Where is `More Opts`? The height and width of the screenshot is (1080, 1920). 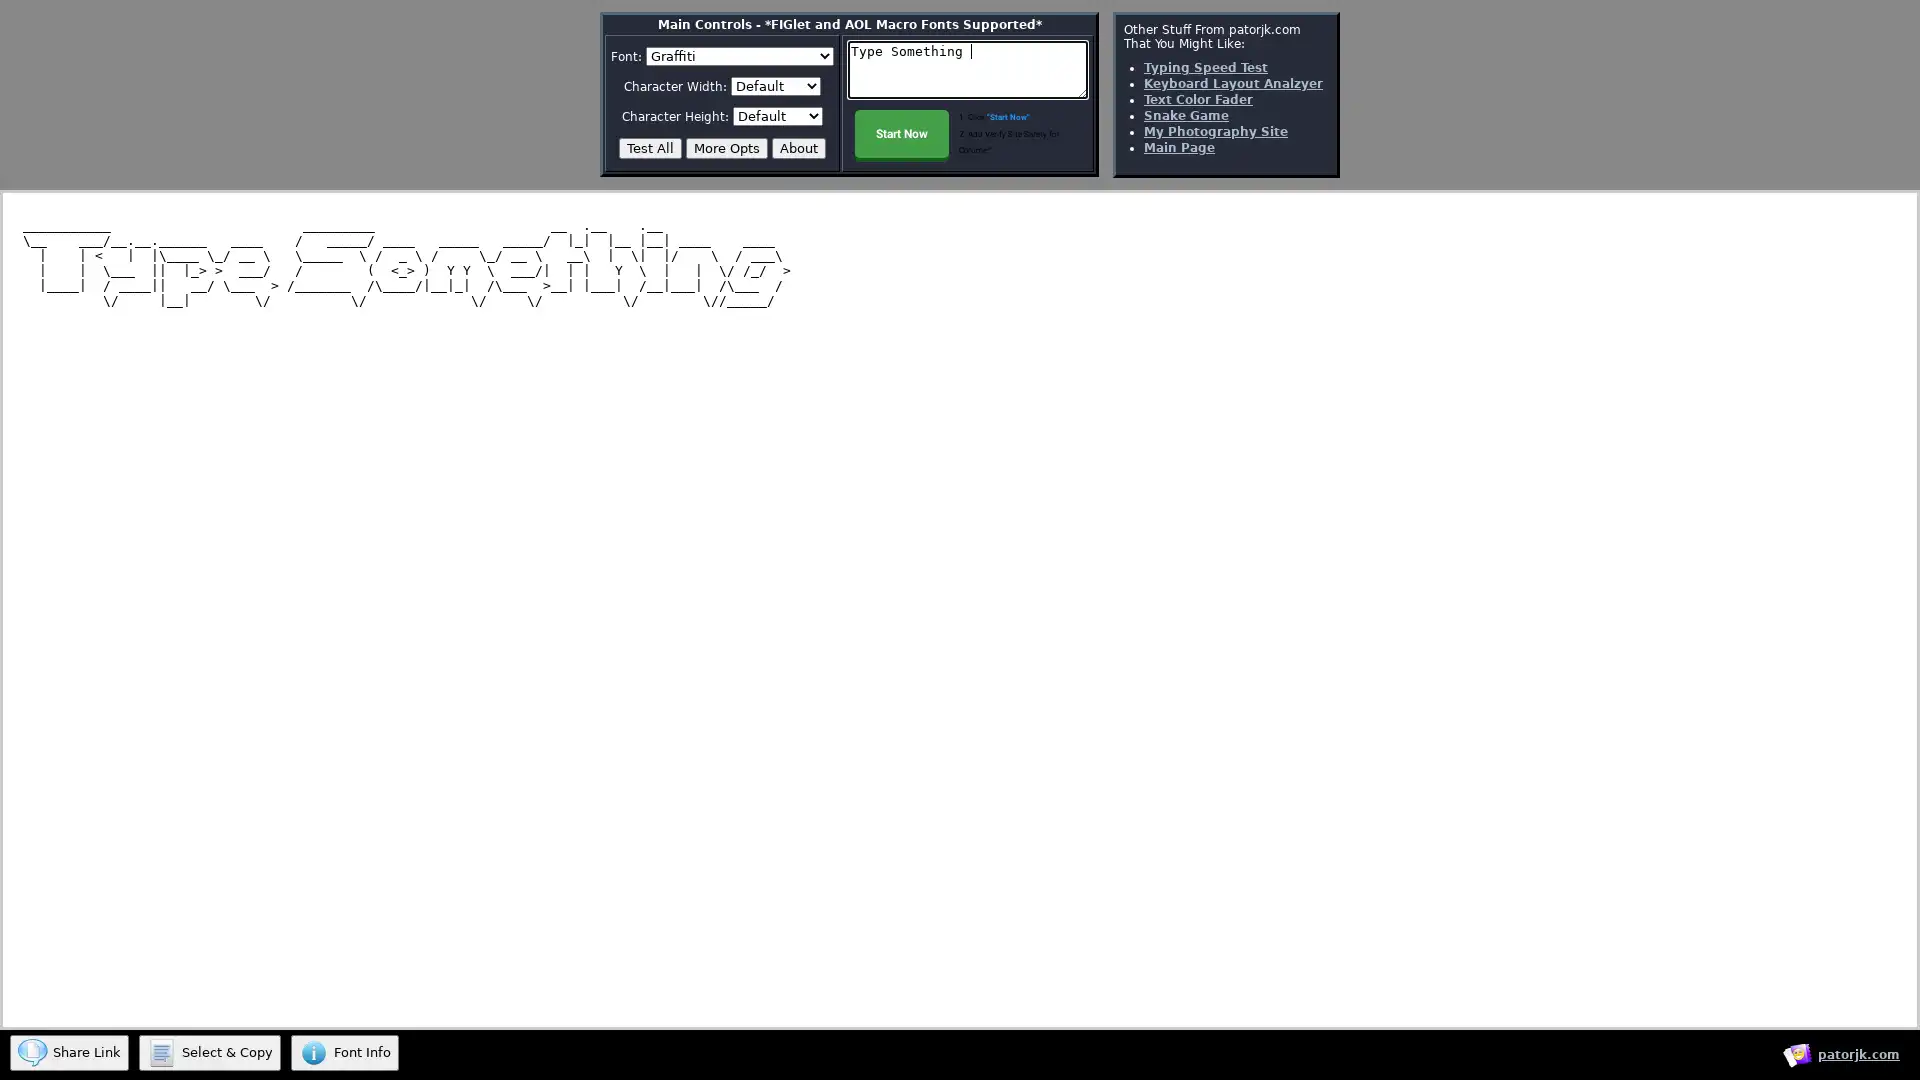
More Opts is located at coordinates (725, 146).